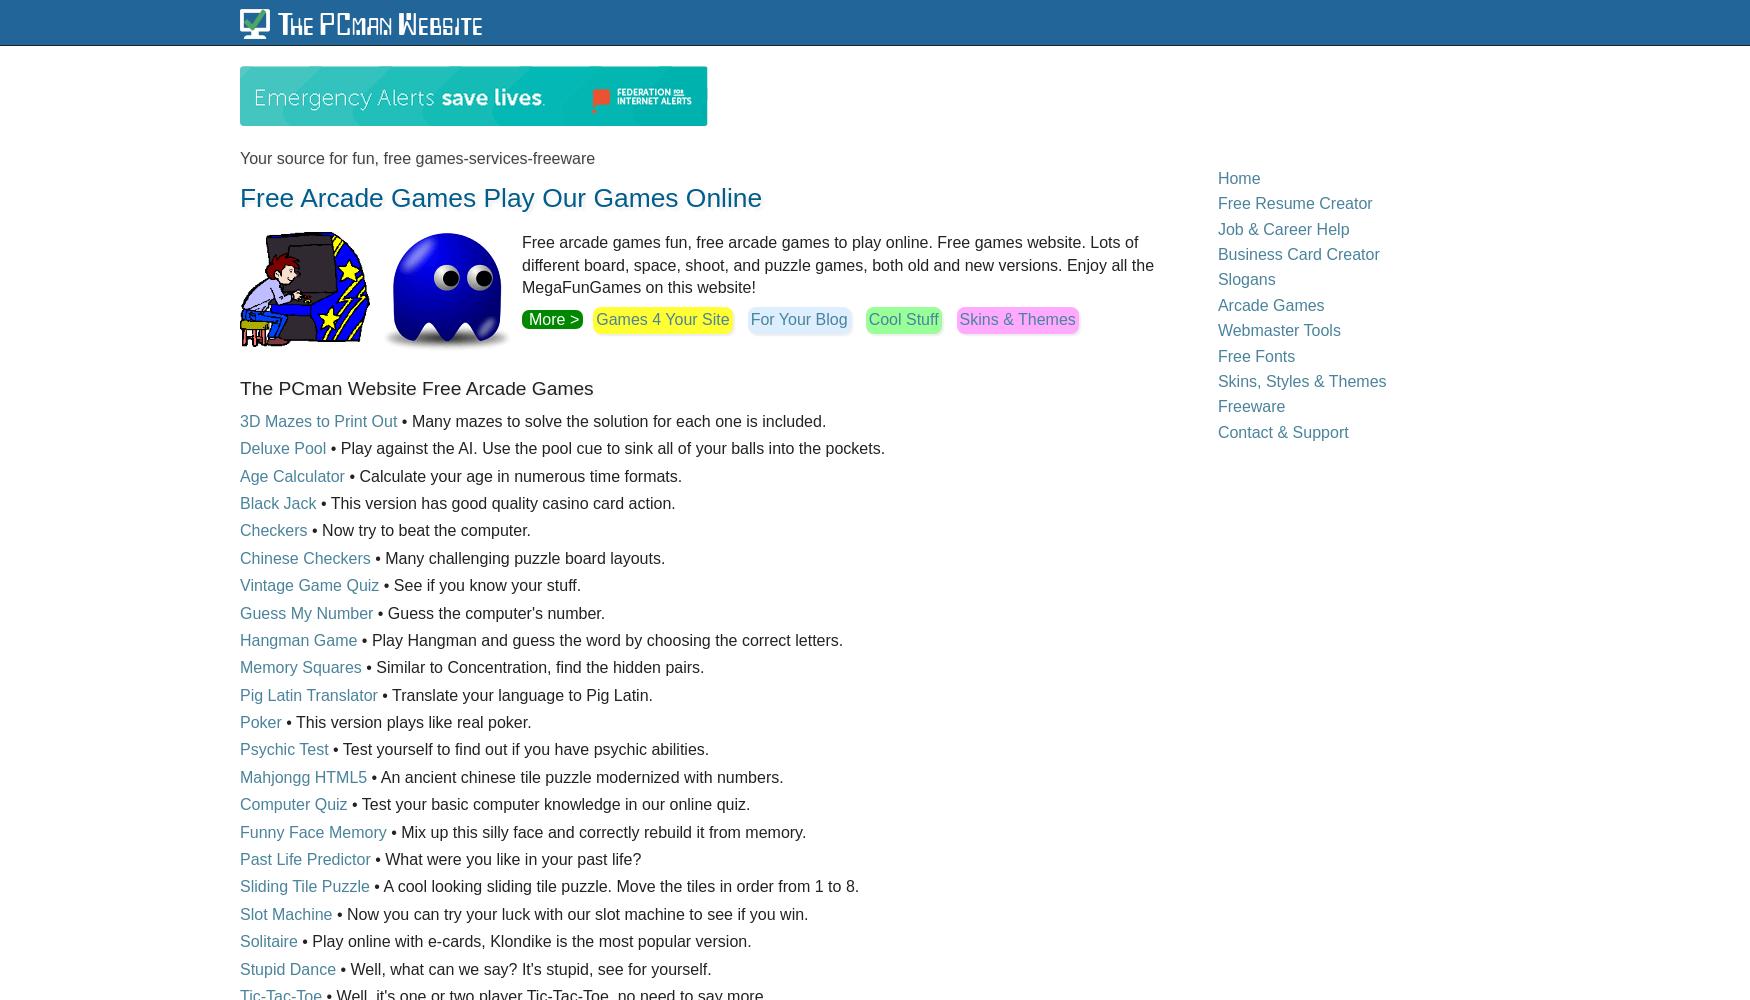 This screenshot has height=1000, width=1750. Describe the element at coordinates (277, 502) in the screenshot. I see `'Black Jack'` at that location.